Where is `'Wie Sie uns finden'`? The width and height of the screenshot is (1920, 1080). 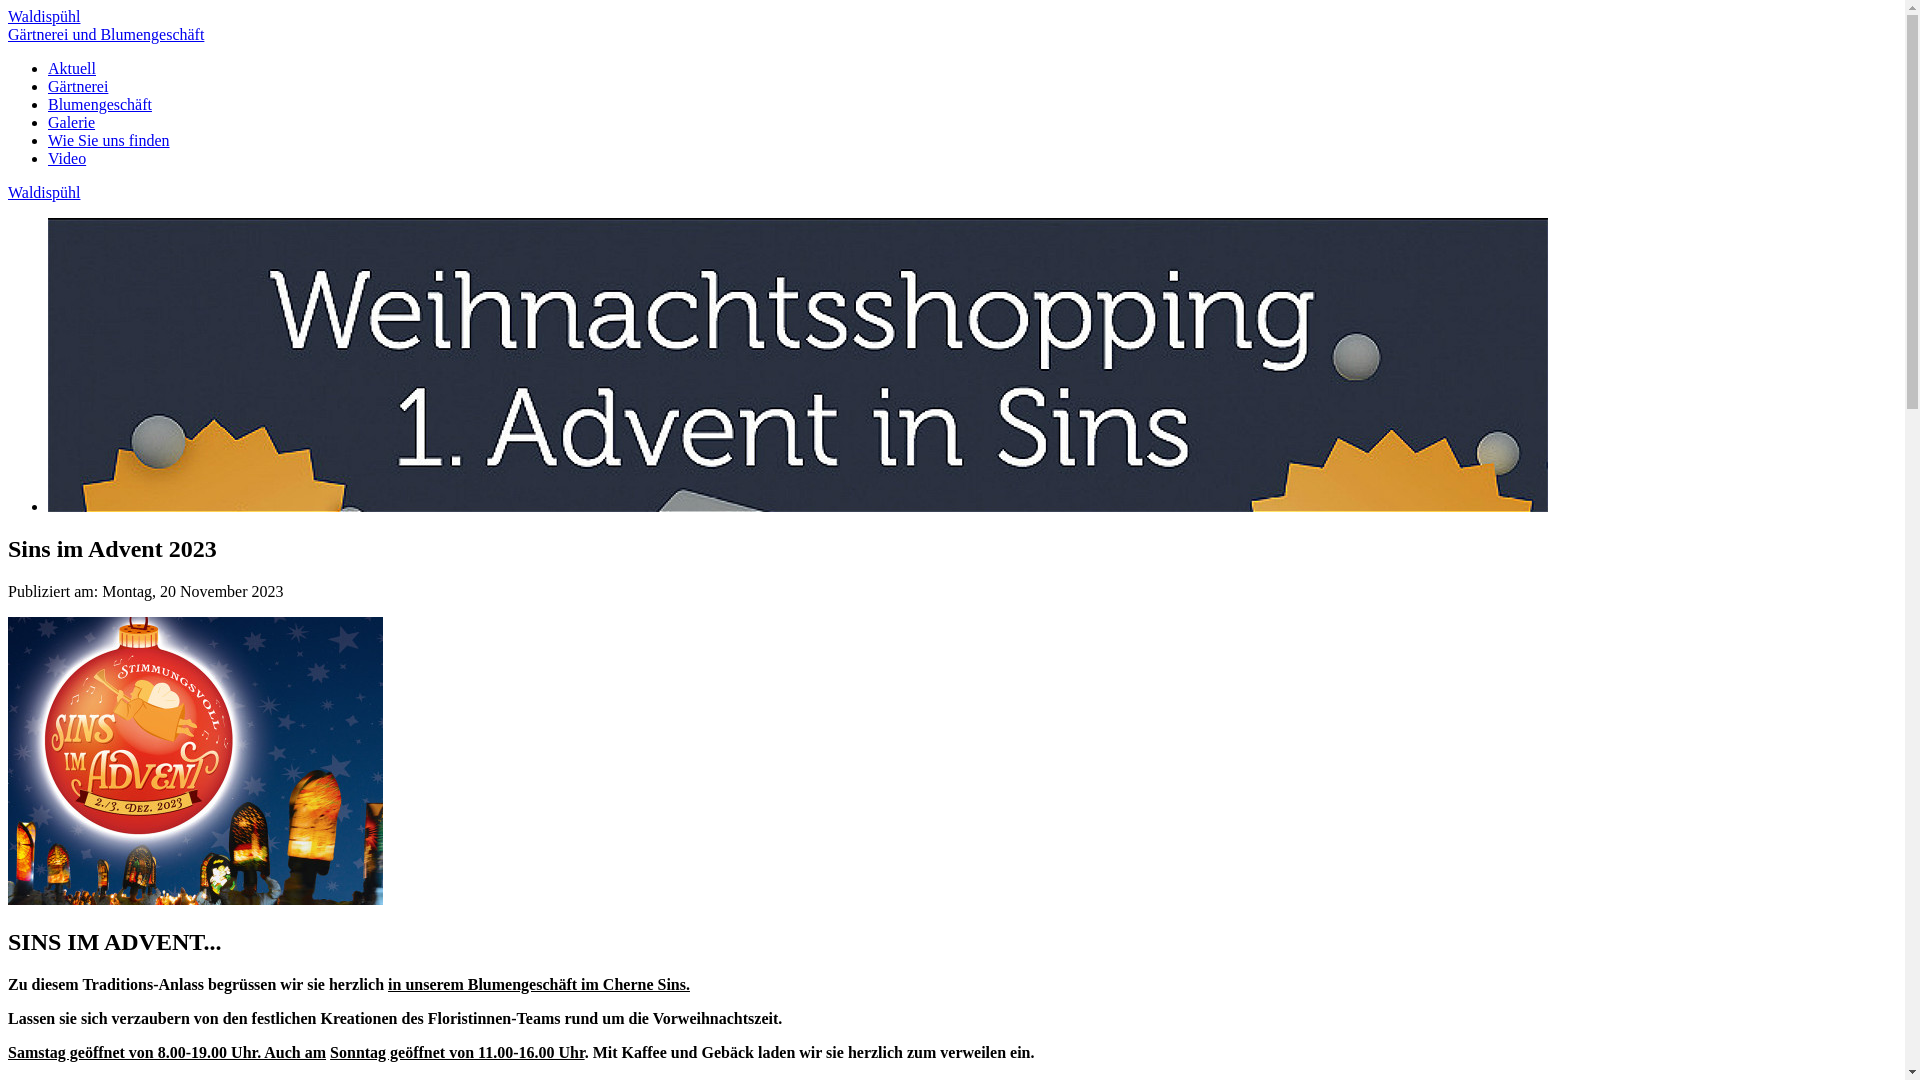 'Wie Sie uns finden' is located at coordinates (48, 139).